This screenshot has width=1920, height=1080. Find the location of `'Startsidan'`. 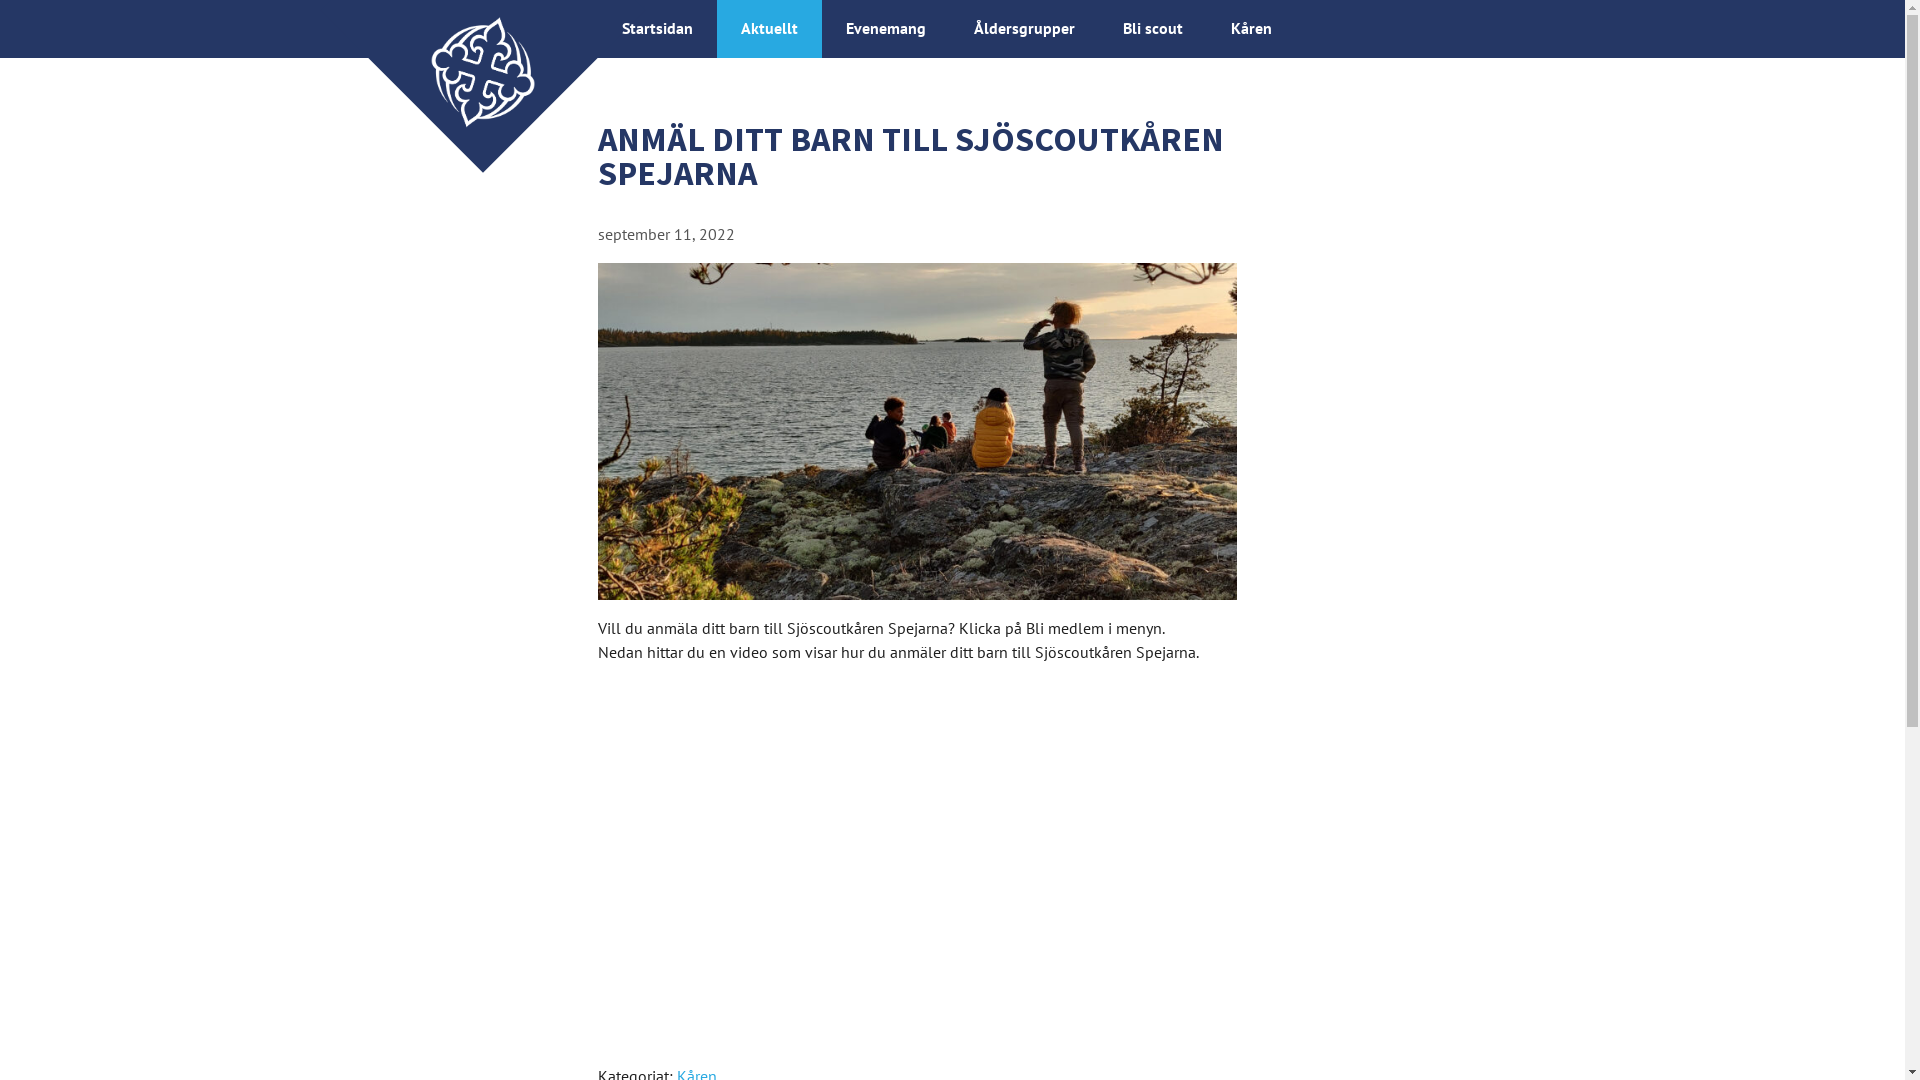

'Startsidan' is located at coordinates (621, 27).